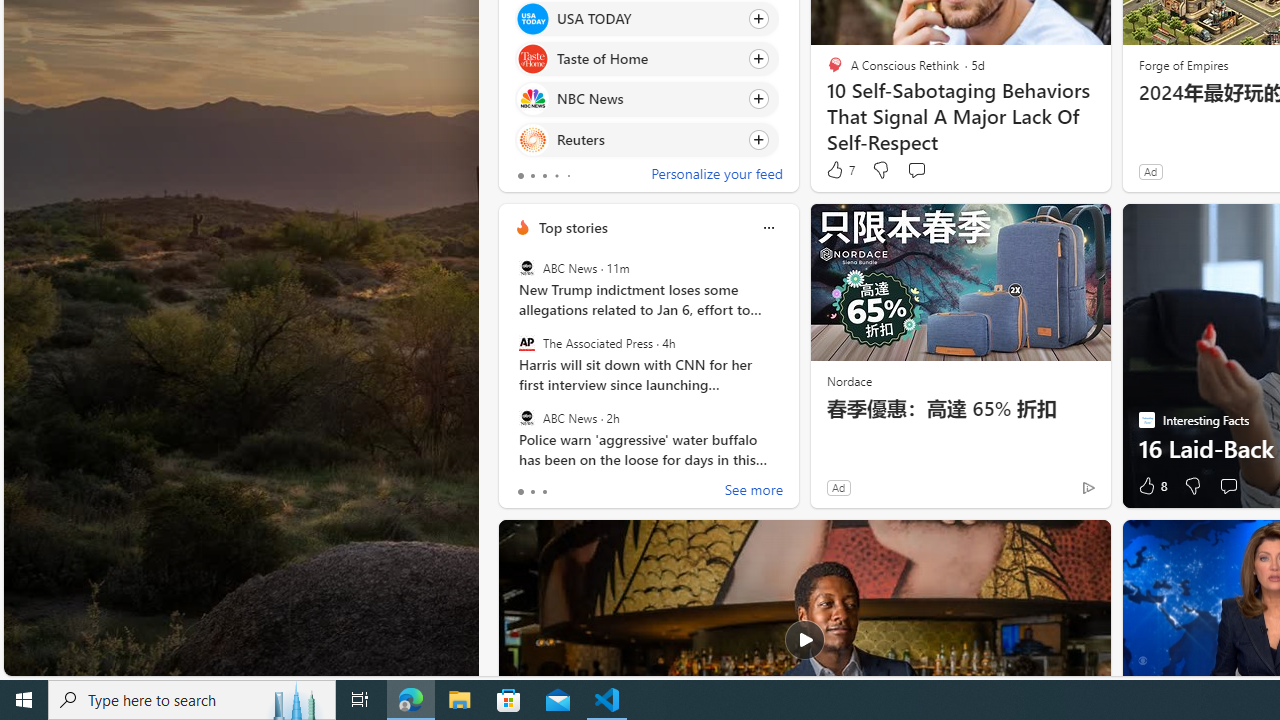  What do you see at coordinates (848, 380) in the screenshot?
I see `'Nordace'` at bounding box center [848, 380].